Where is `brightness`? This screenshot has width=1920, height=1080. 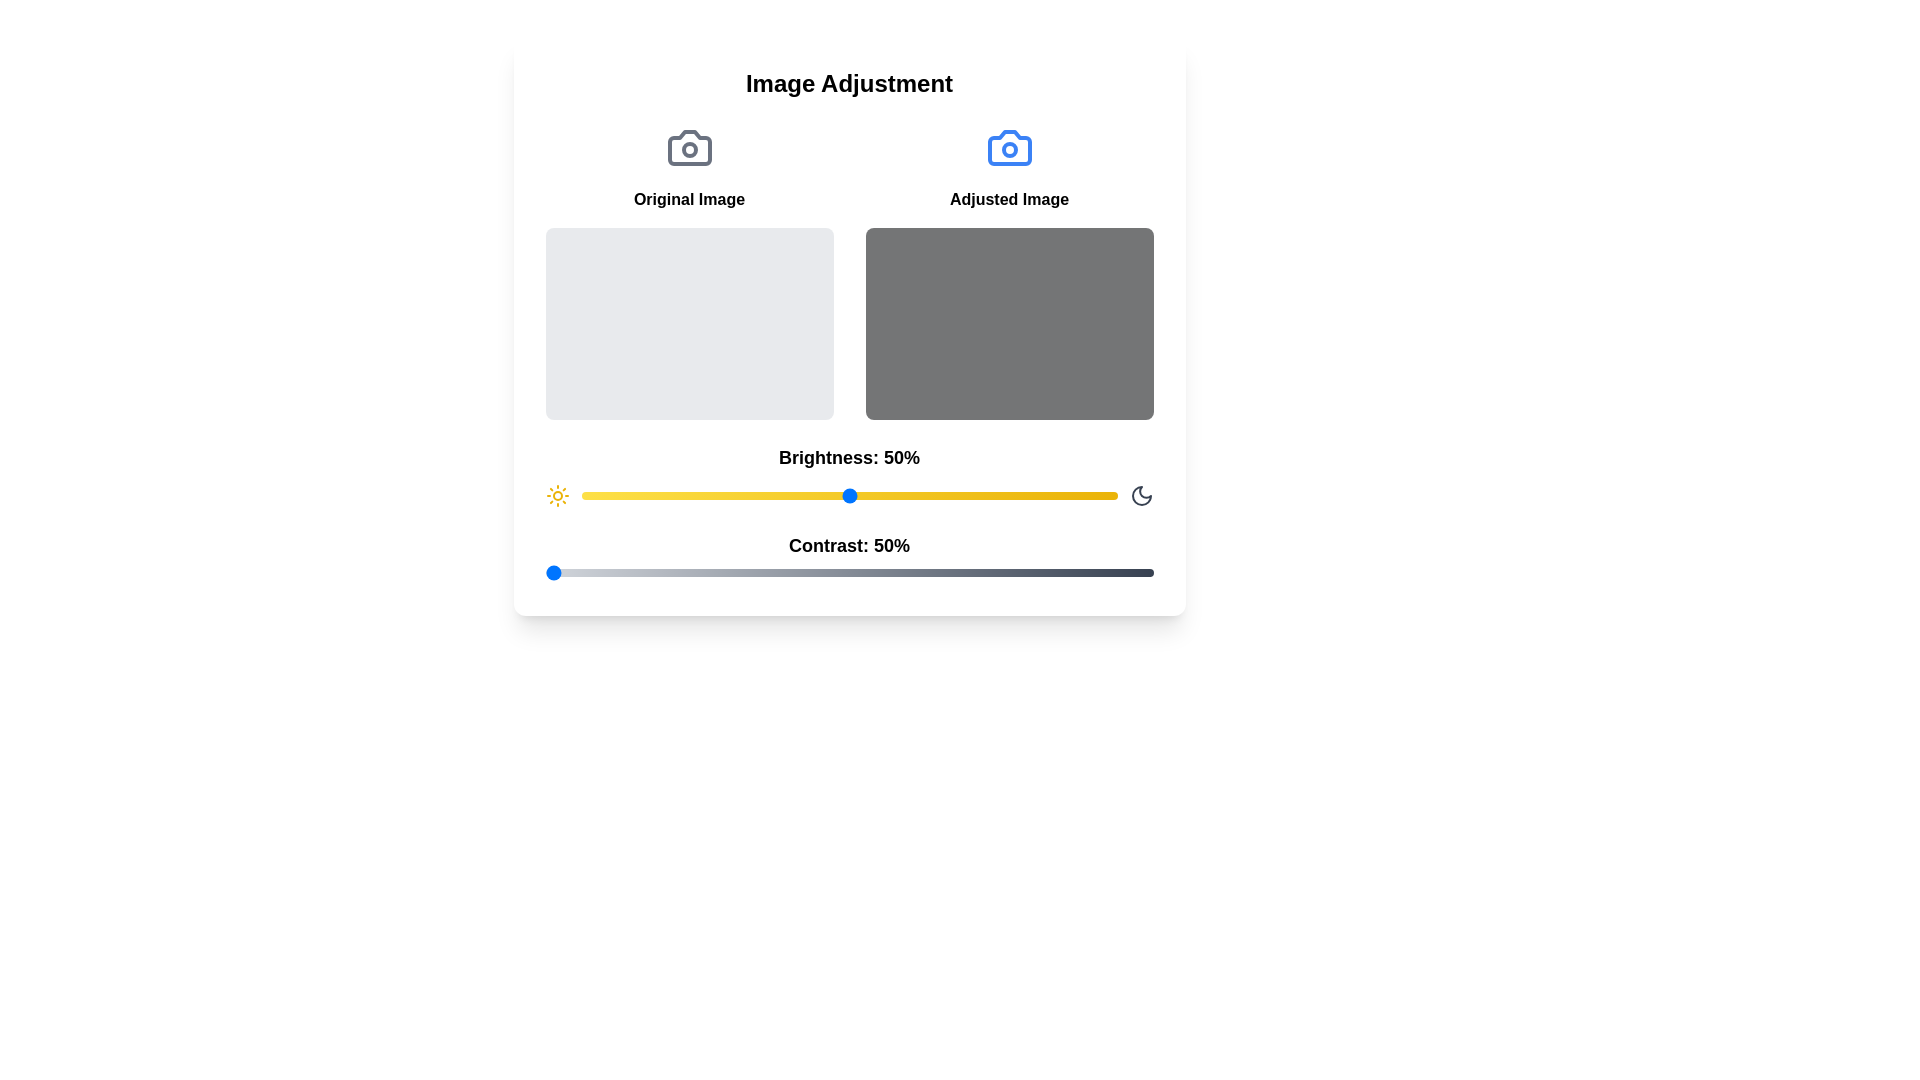
brightness is located at coordinates (944, 495).